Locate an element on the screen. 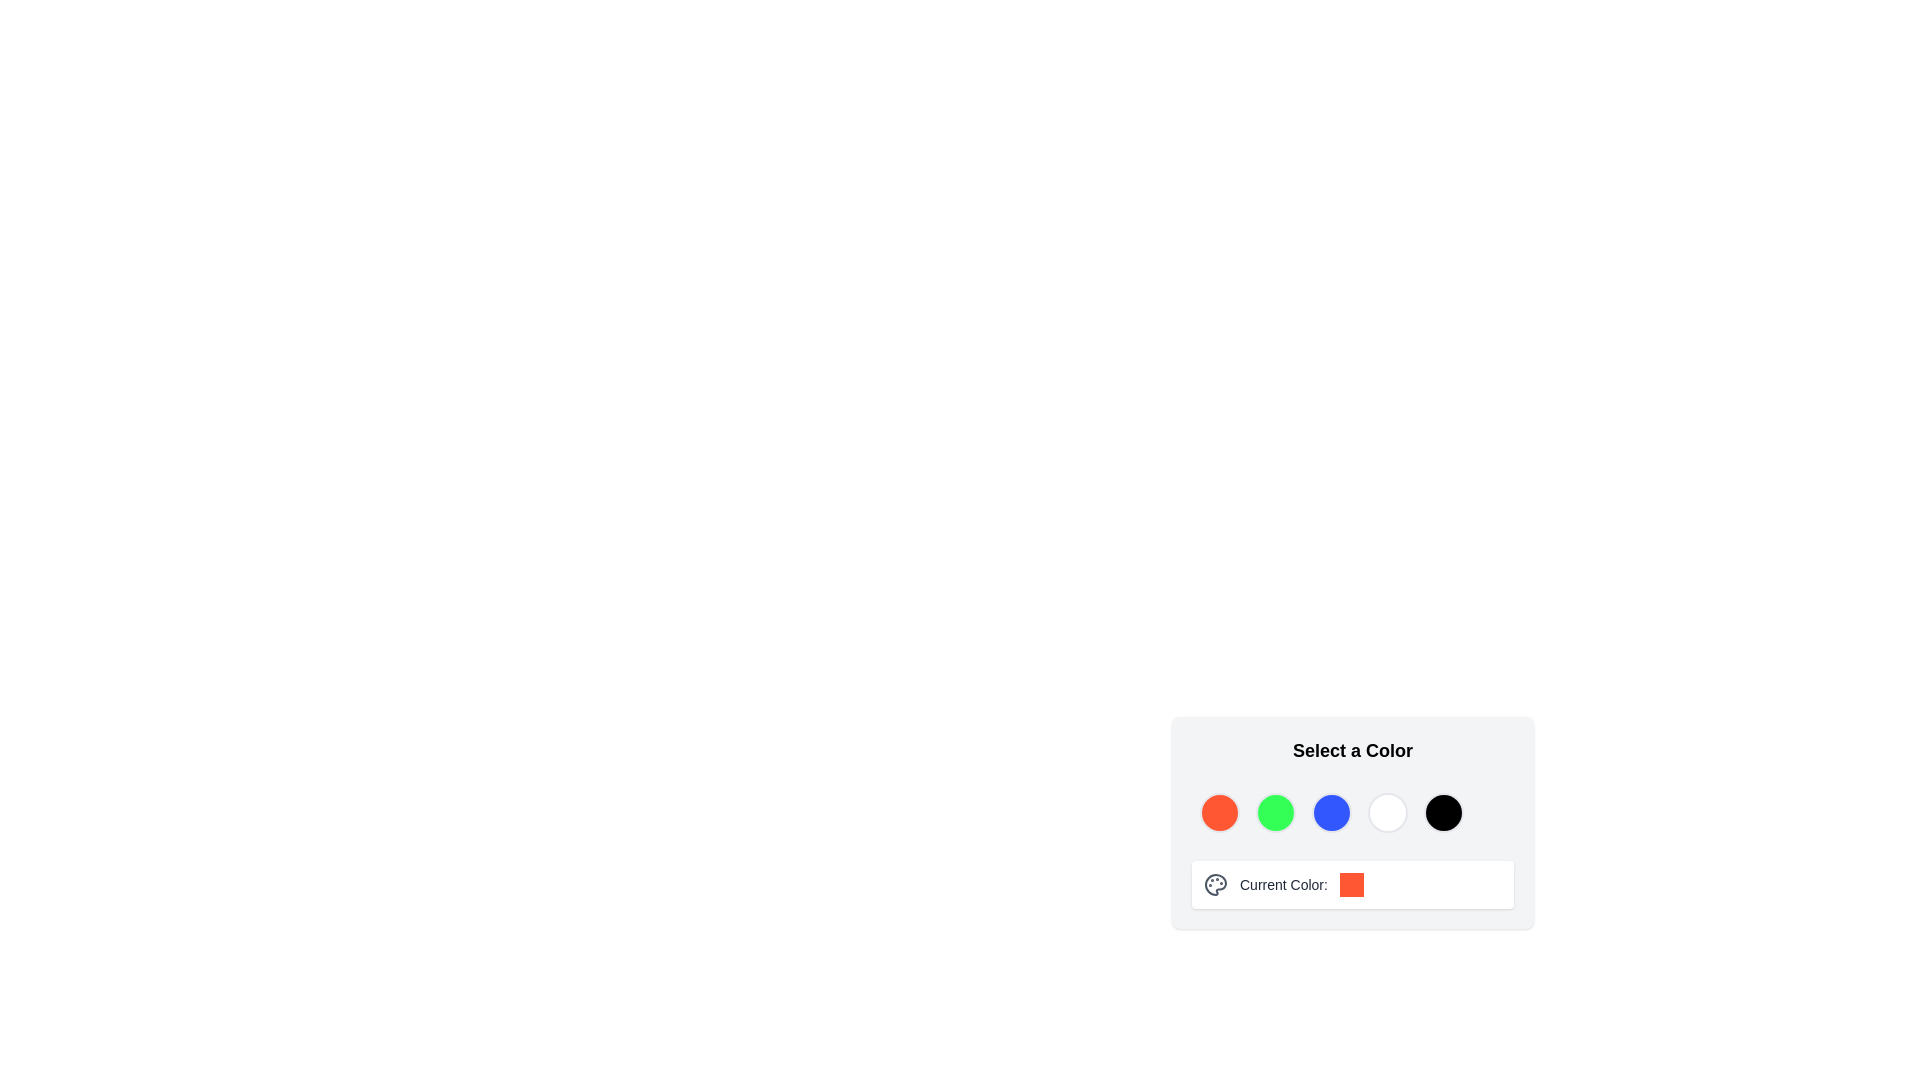 This screenshot has width=1920, height=1080. the vibrant orange circular button in the selection palette is located at coordinates (1218, 813).